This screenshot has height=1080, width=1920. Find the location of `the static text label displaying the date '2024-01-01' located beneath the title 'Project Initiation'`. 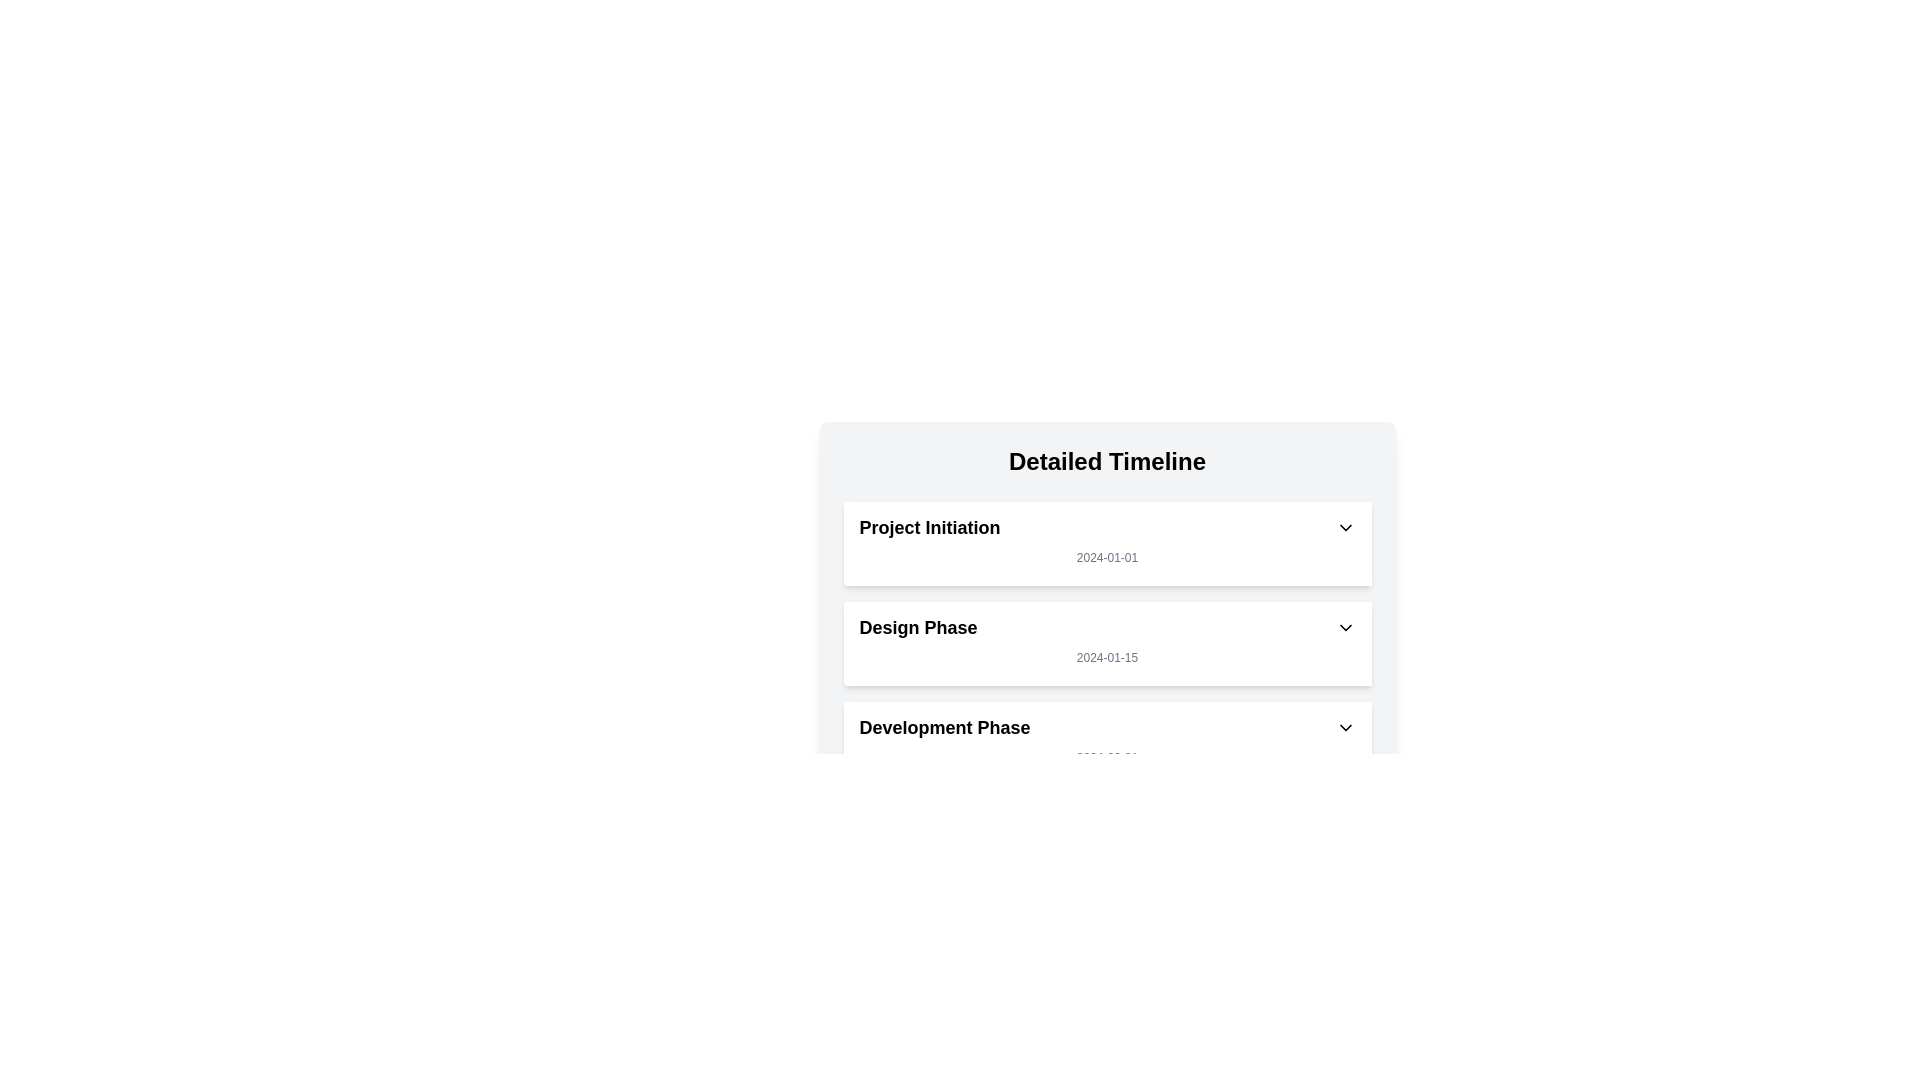

the static text label displaying the date '2024-01-01' located beneath the title 'Project Initiation' is located at coordinates (1106, 558).